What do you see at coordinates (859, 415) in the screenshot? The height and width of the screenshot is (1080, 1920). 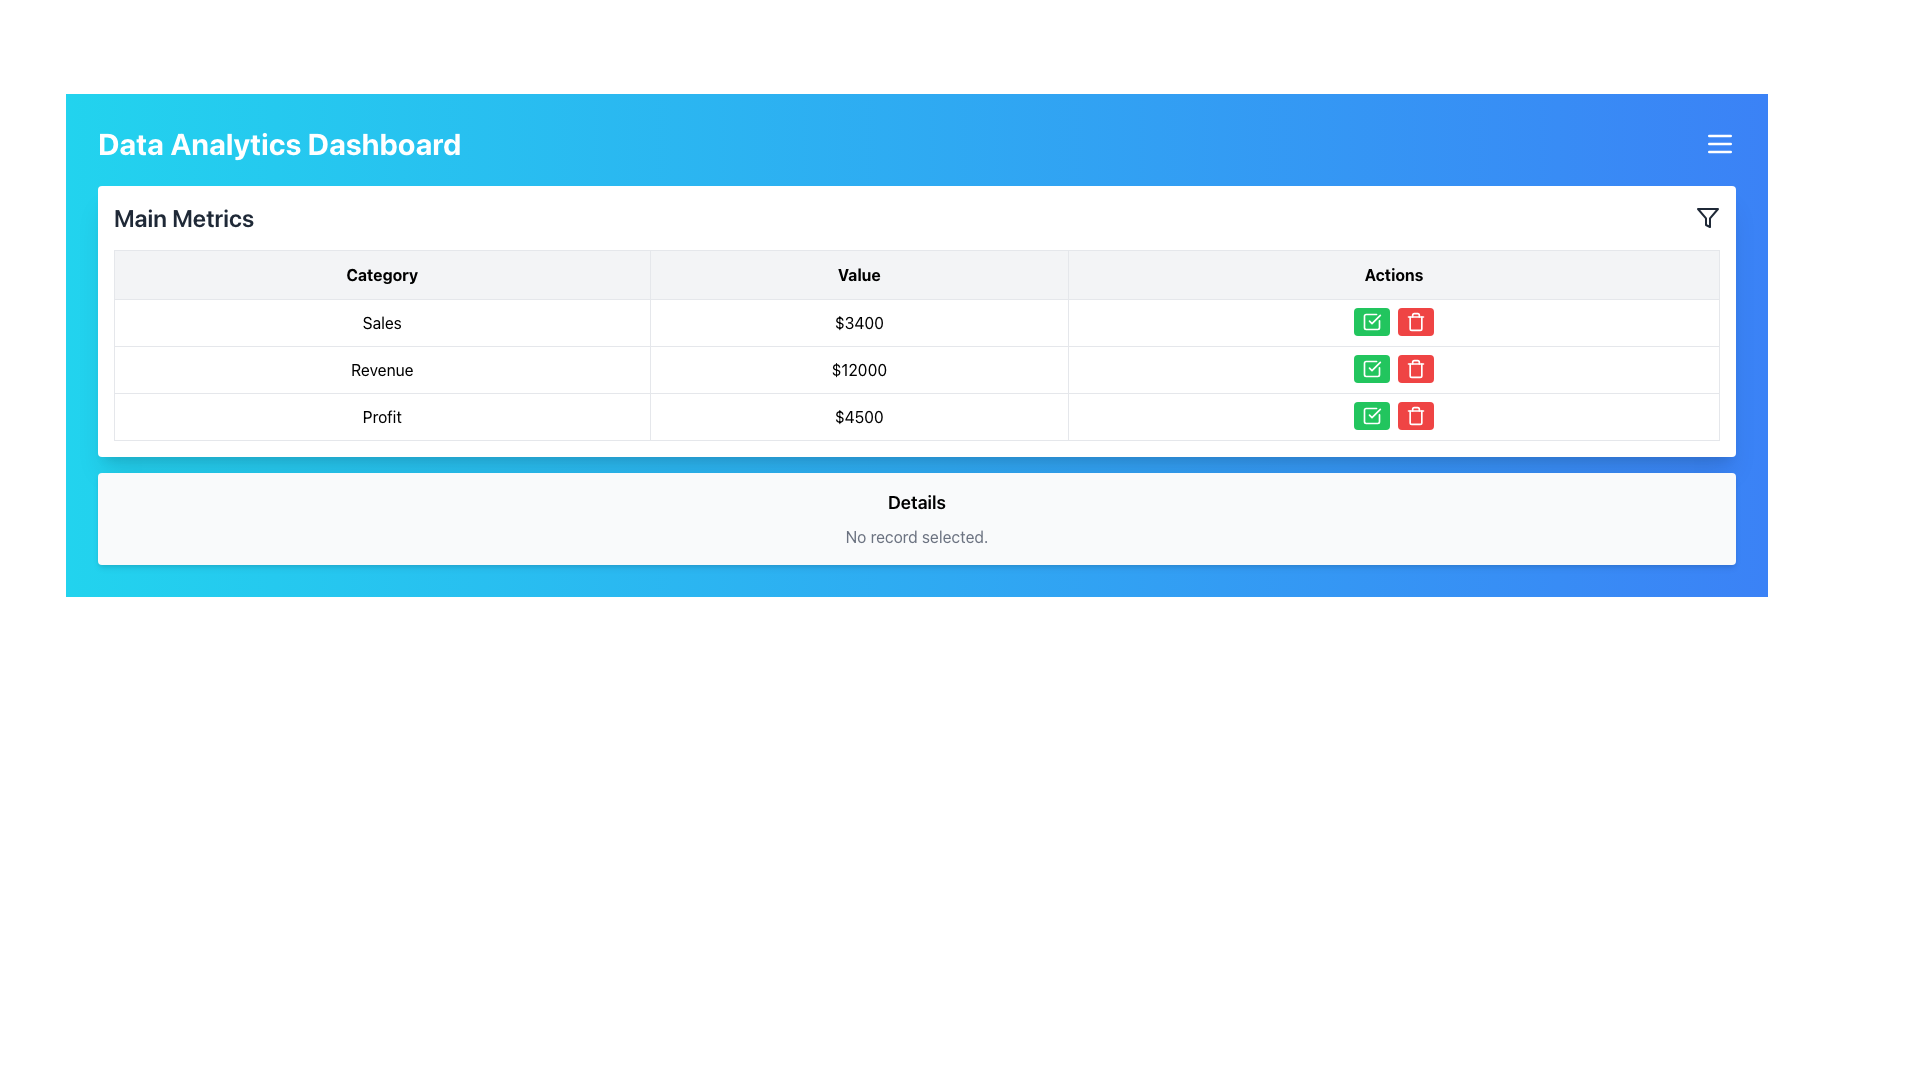 I see `the text display showing '$4500' in the 'Value' column of the 'Profit' row in the 'Main Metrics' table on the dashboard` at bounding box center [859, 415].